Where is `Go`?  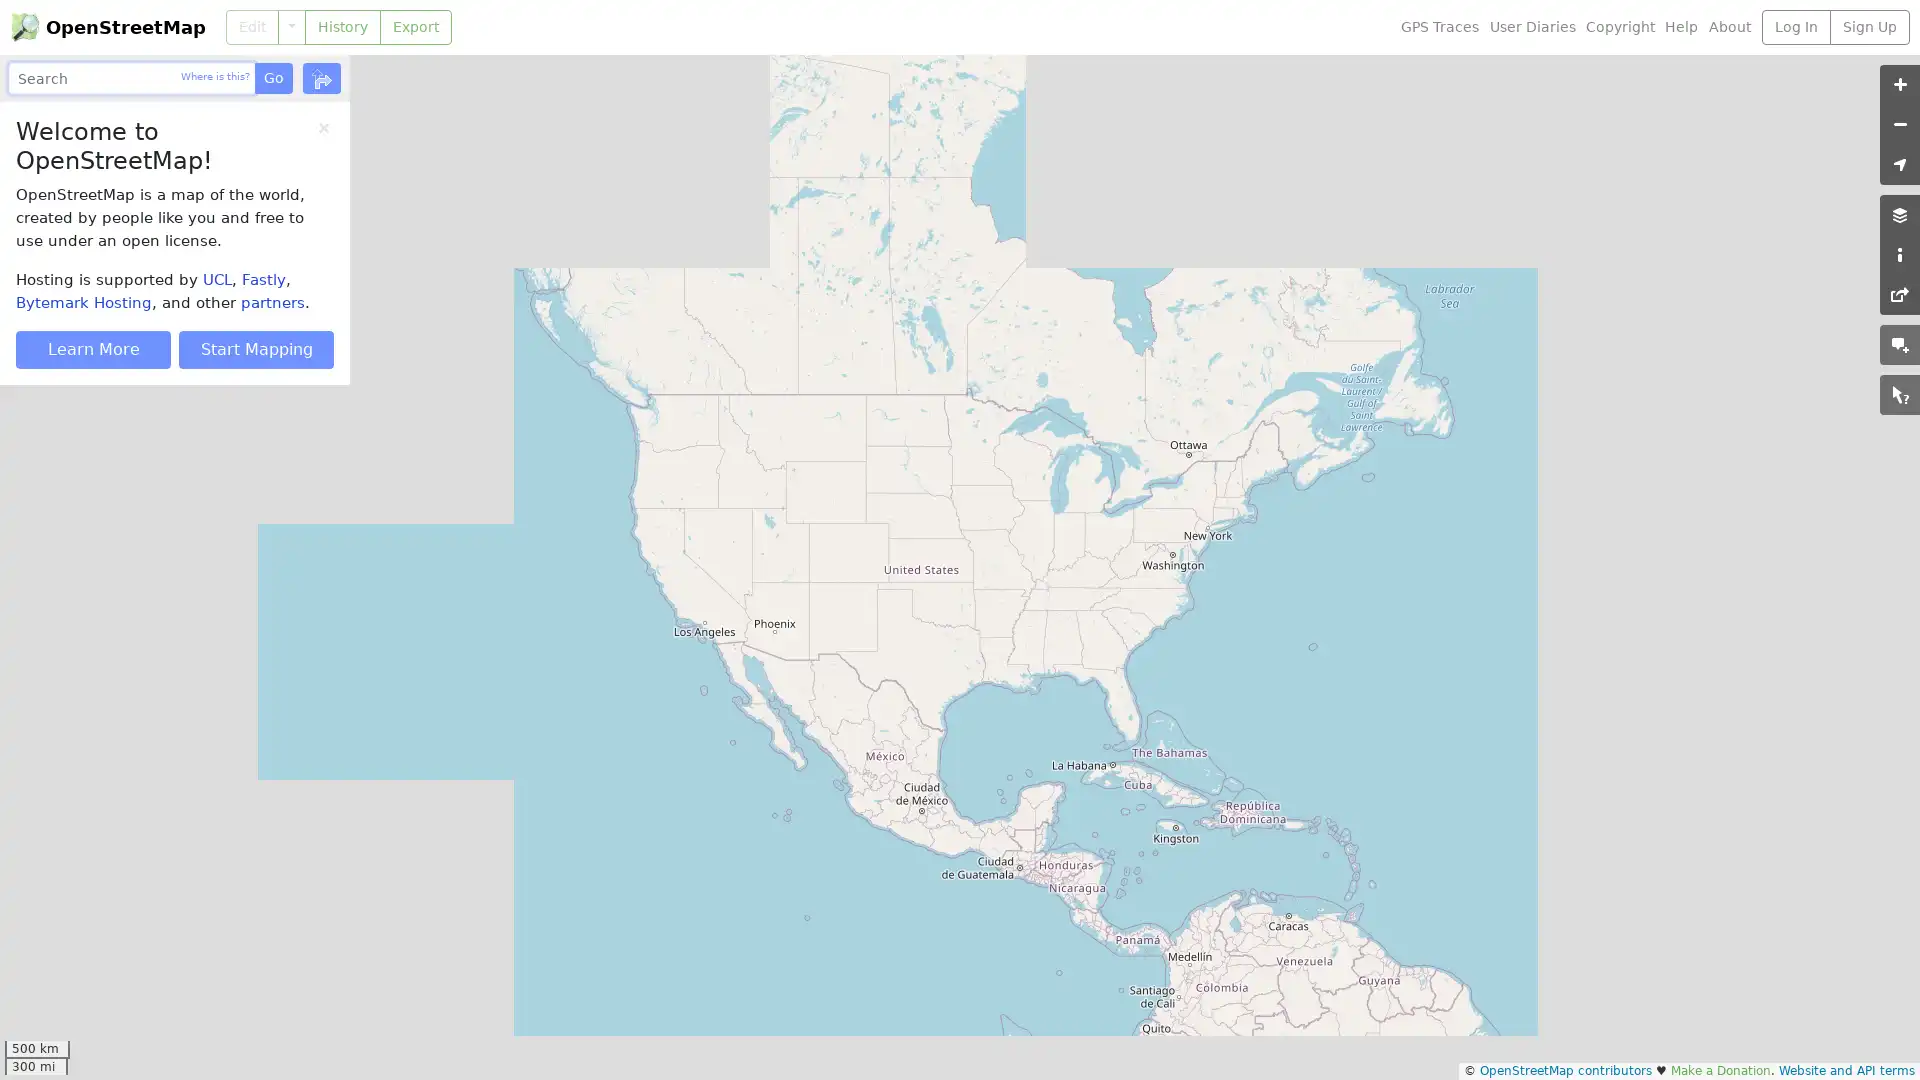
Go is located at coordinates (272, 77).